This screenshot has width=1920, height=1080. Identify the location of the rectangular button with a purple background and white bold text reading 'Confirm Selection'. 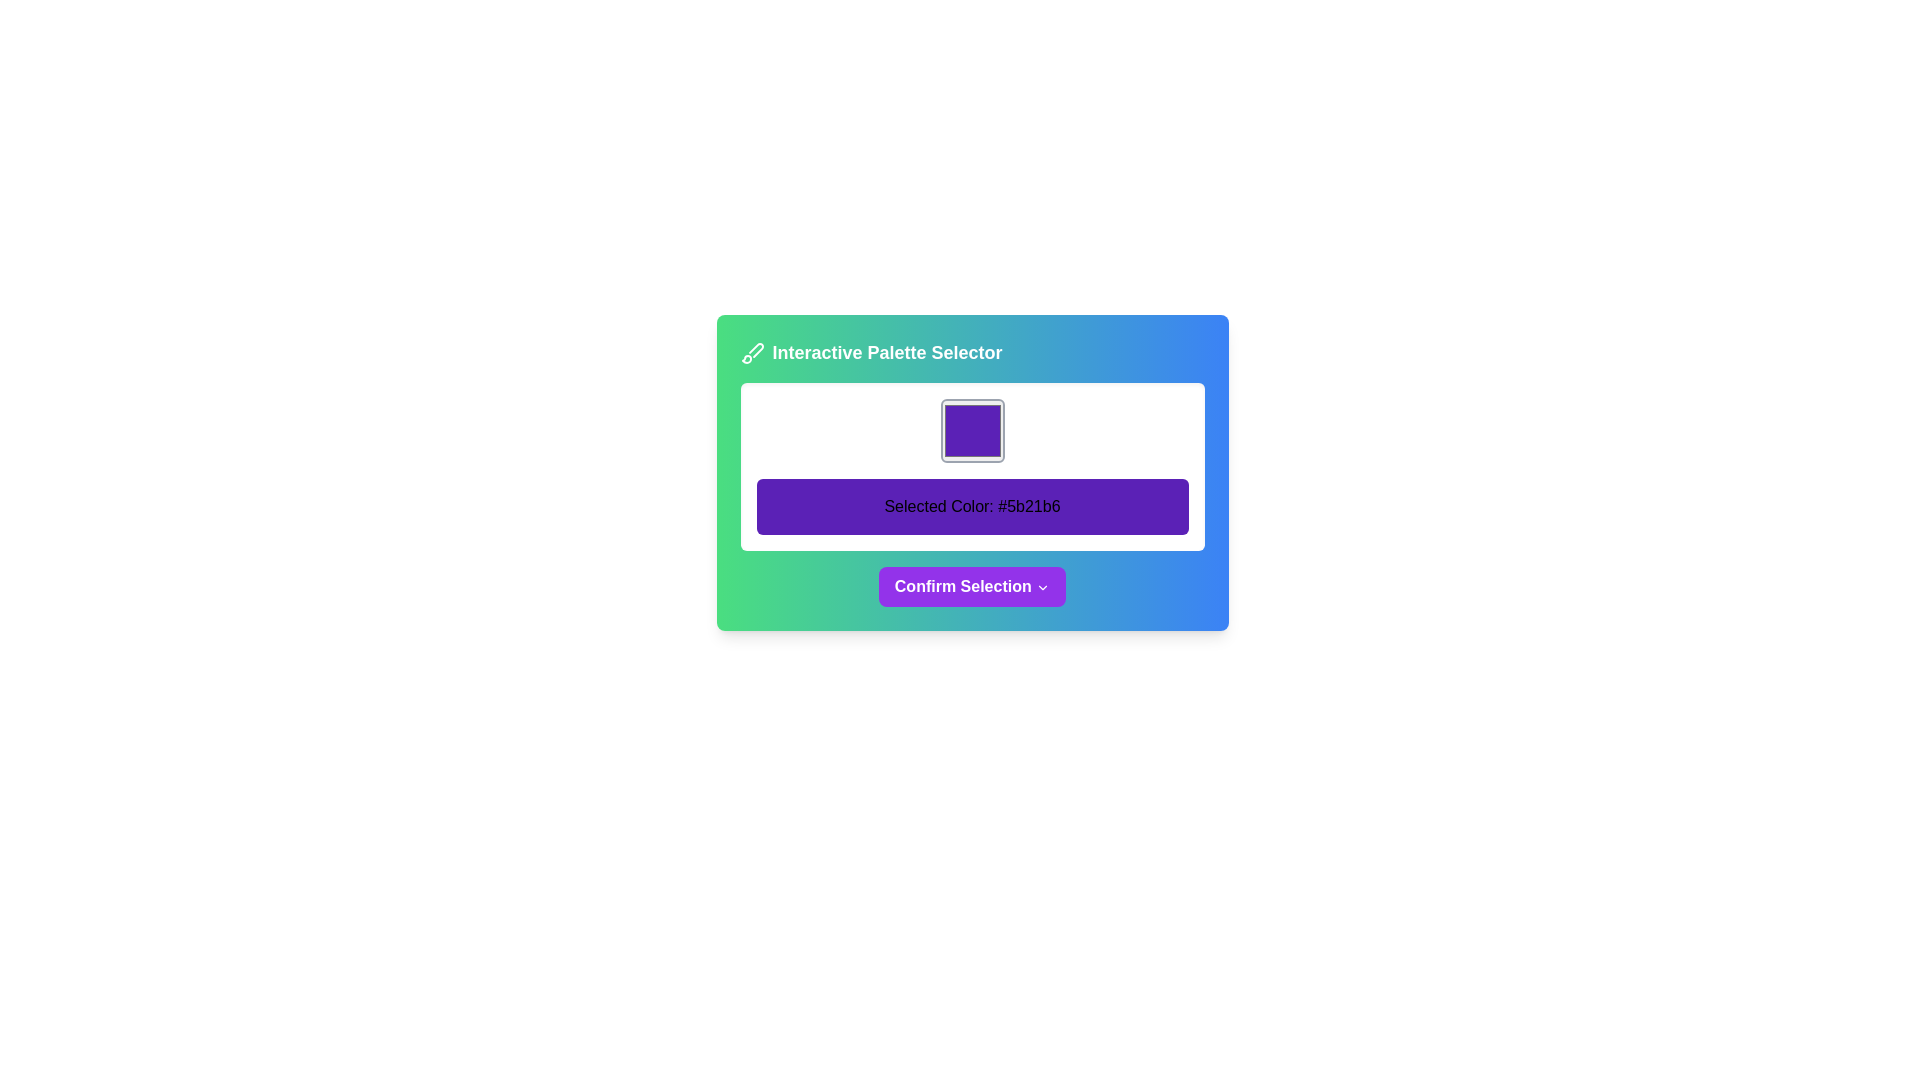
(972, 585).